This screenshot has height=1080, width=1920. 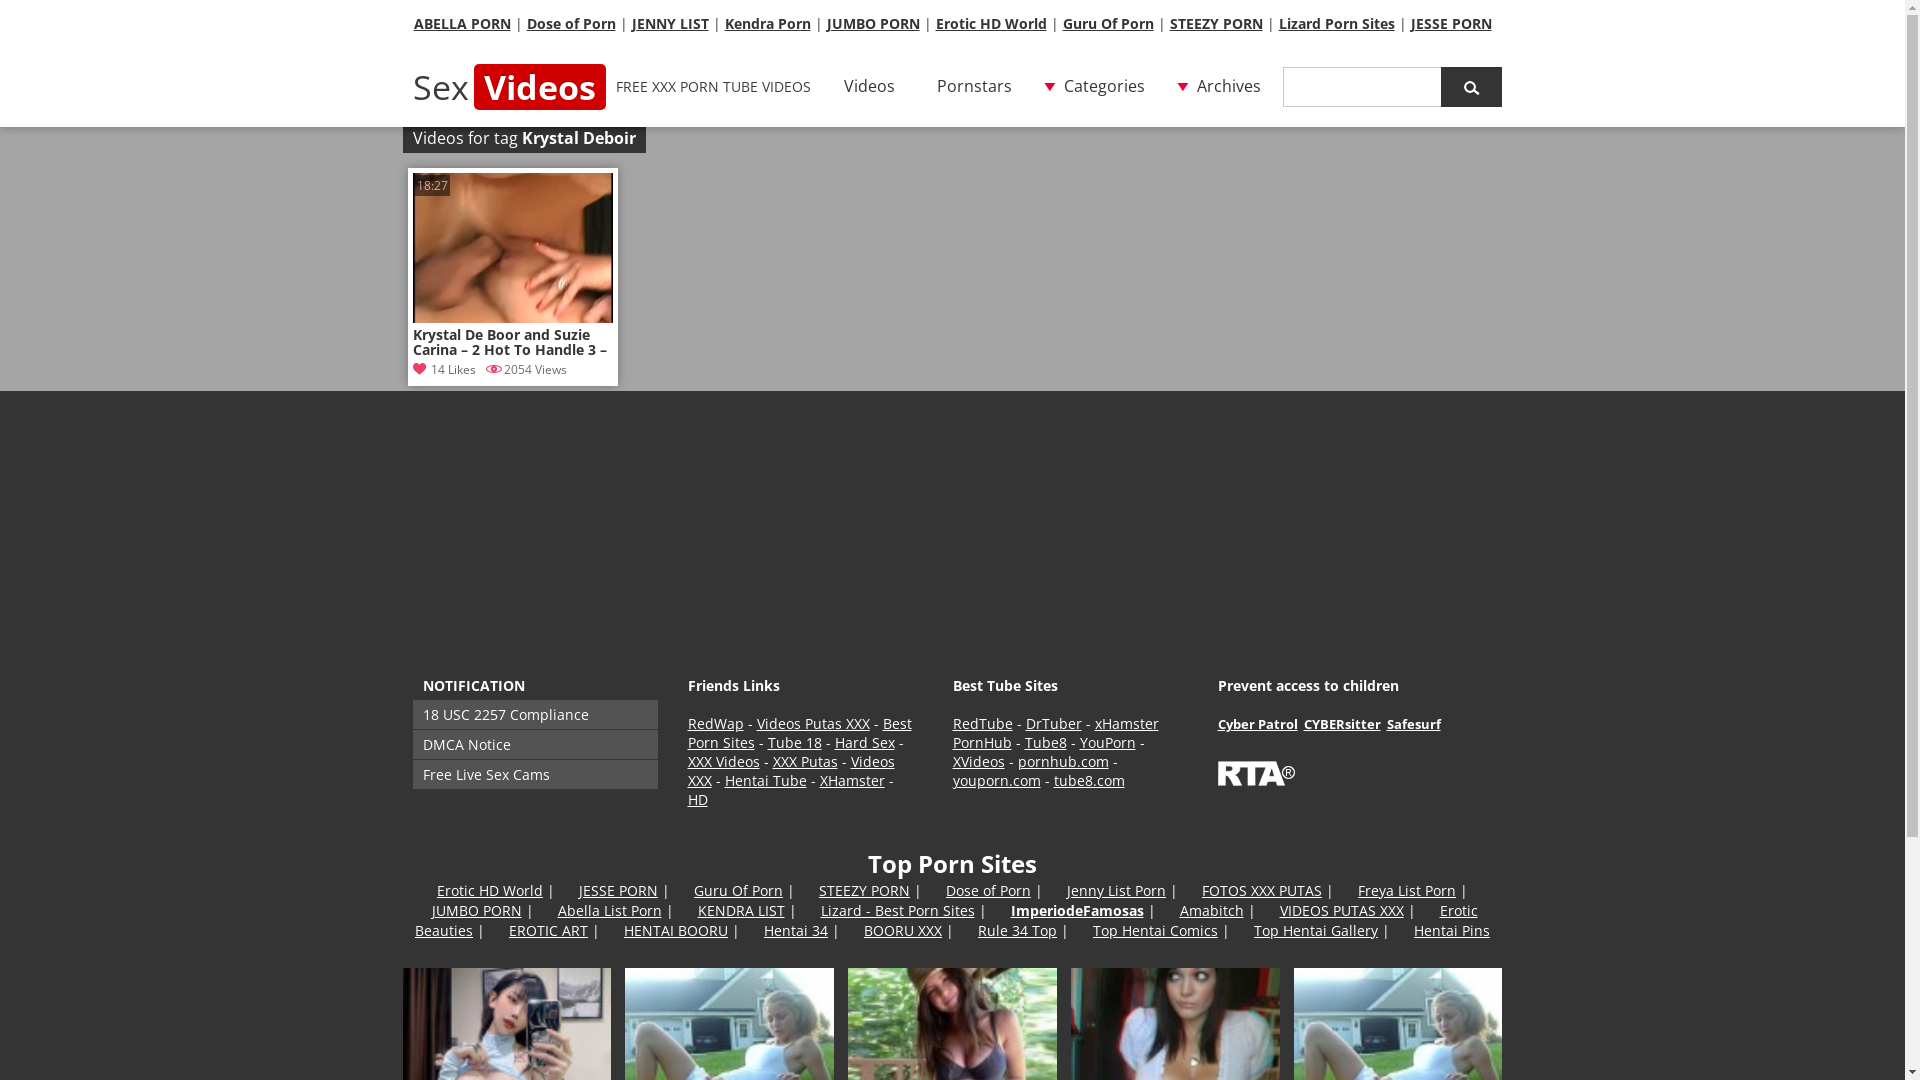 What do you see at coordinates (631, 23) in the screenshot?
I see `'JENNY LIST'` at bounding box center [631, 23].